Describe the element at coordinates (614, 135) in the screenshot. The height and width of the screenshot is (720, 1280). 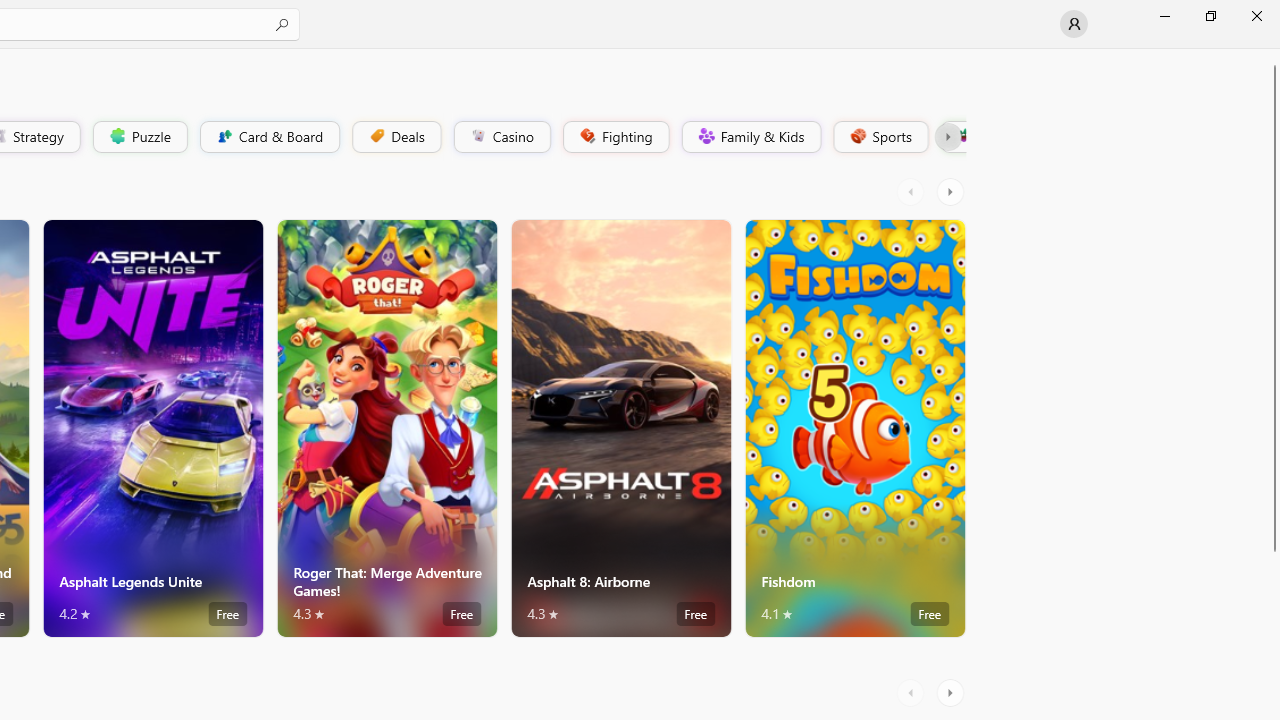
I see `'Fighting'` at that location.